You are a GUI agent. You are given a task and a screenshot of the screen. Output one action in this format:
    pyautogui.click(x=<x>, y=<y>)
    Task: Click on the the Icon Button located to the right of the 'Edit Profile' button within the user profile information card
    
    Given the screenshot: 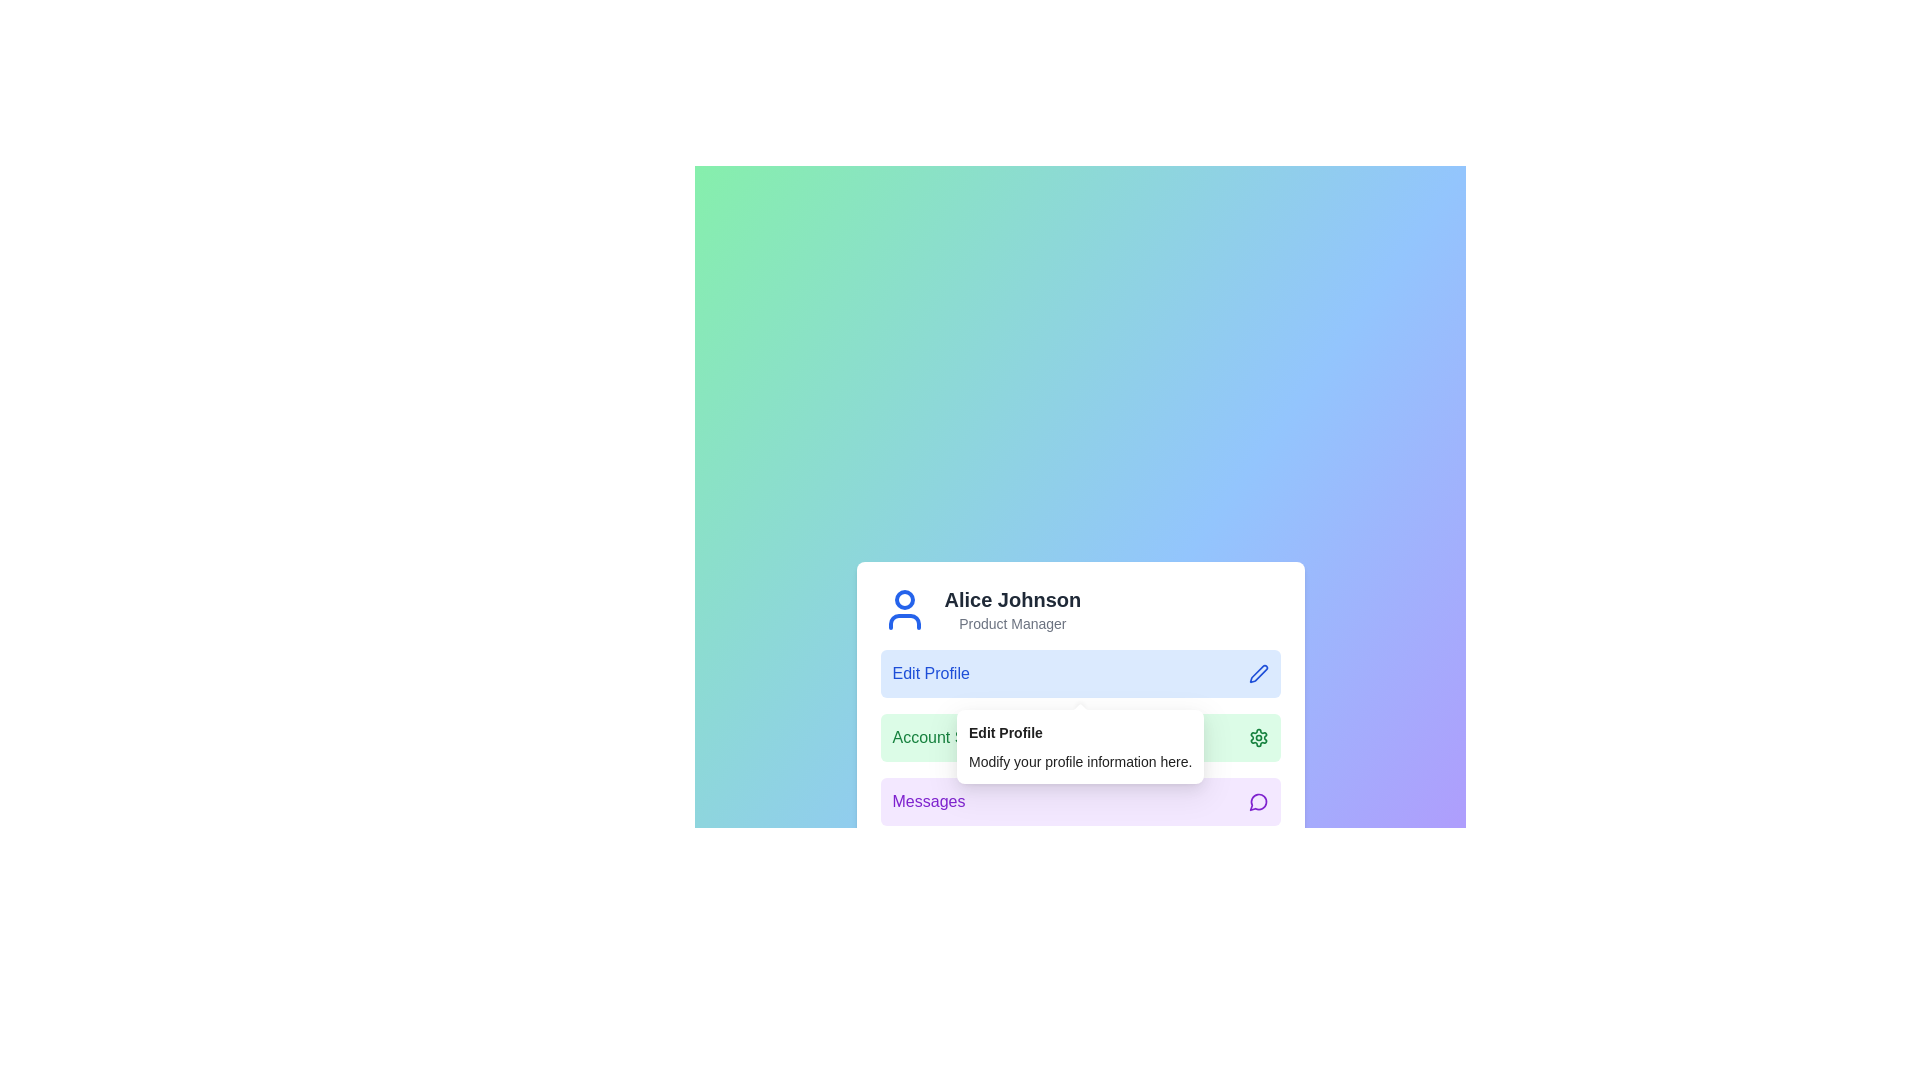 What is the action you would take?
    pyautogui.click(x=1257, y=674)
    